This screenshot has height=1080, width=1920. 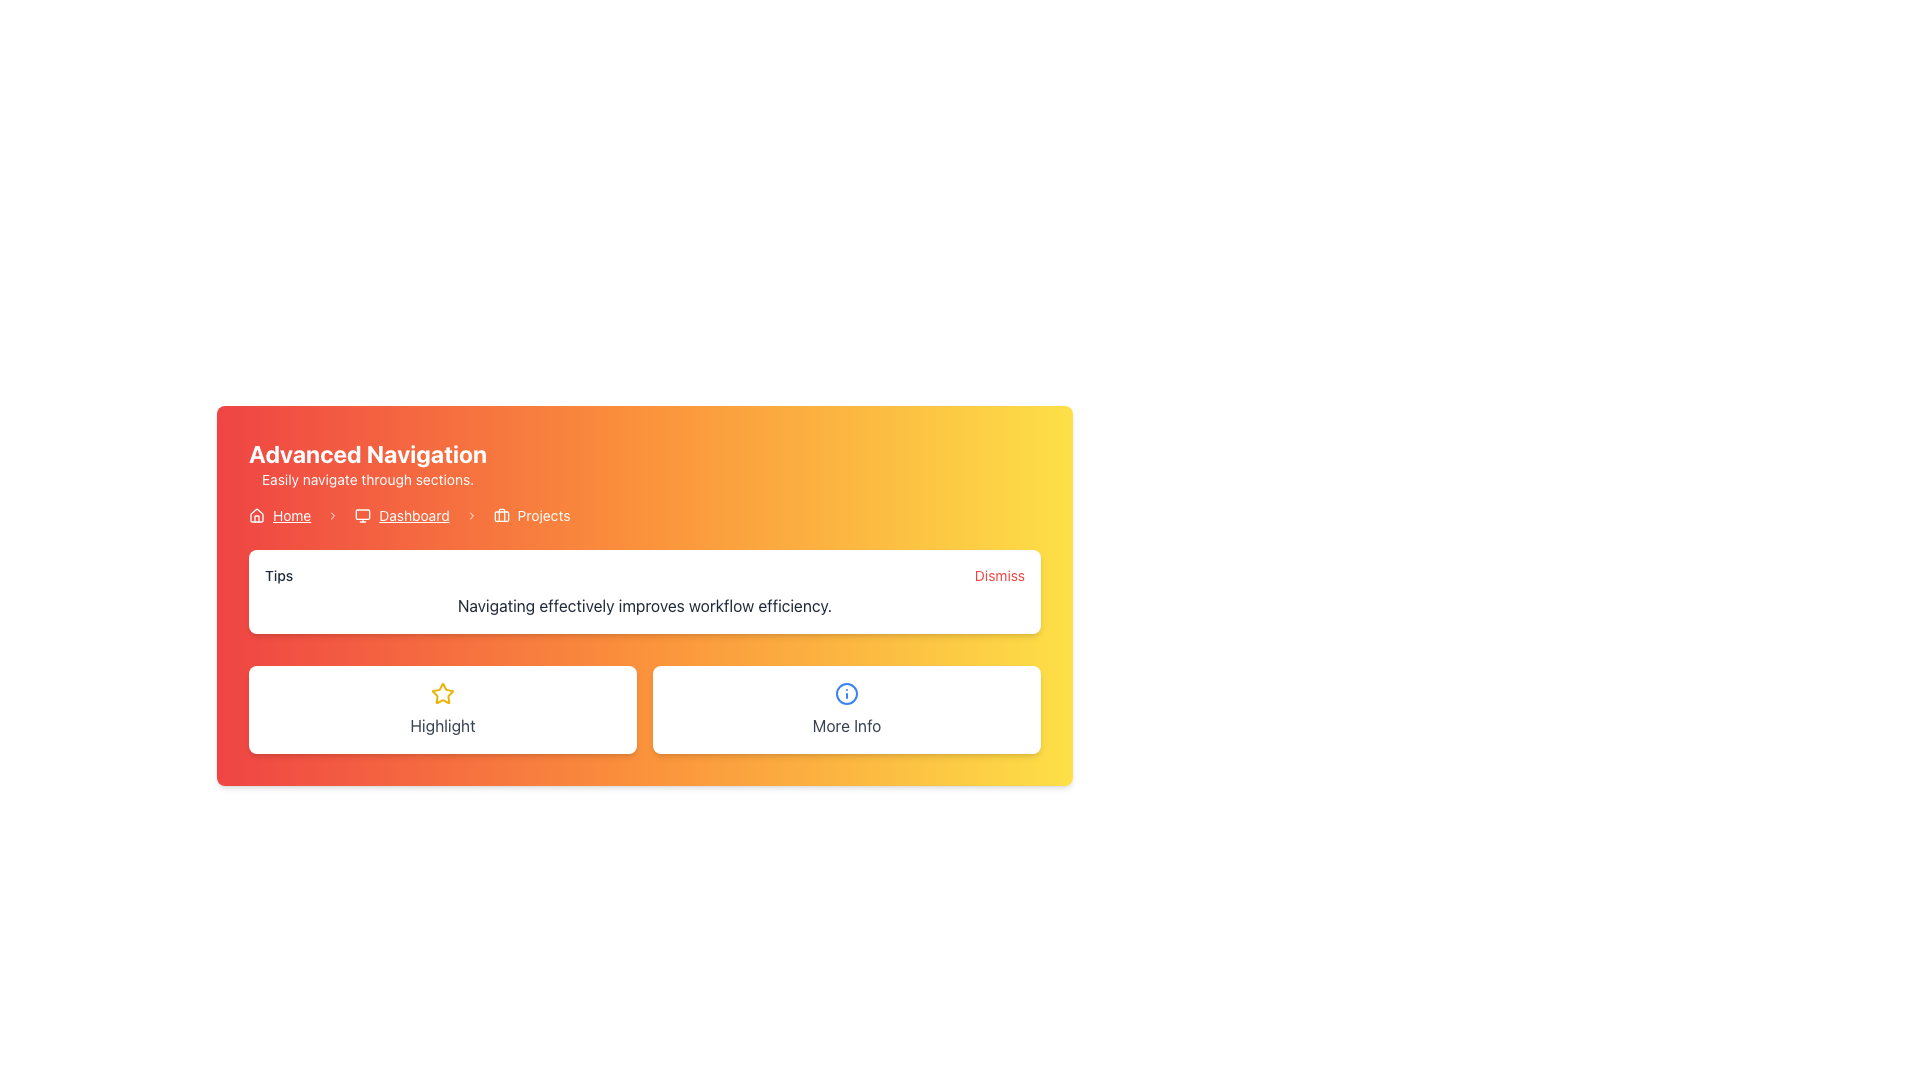 What do you see at coordinates (368, 454) in the screenshot?
I see `prominent bold text 'Advanced Navigation' displayed in white over a vibrant gradient background transitioning from red to orange, located at the top-left corner of its section` at bounding box center [368, 454].